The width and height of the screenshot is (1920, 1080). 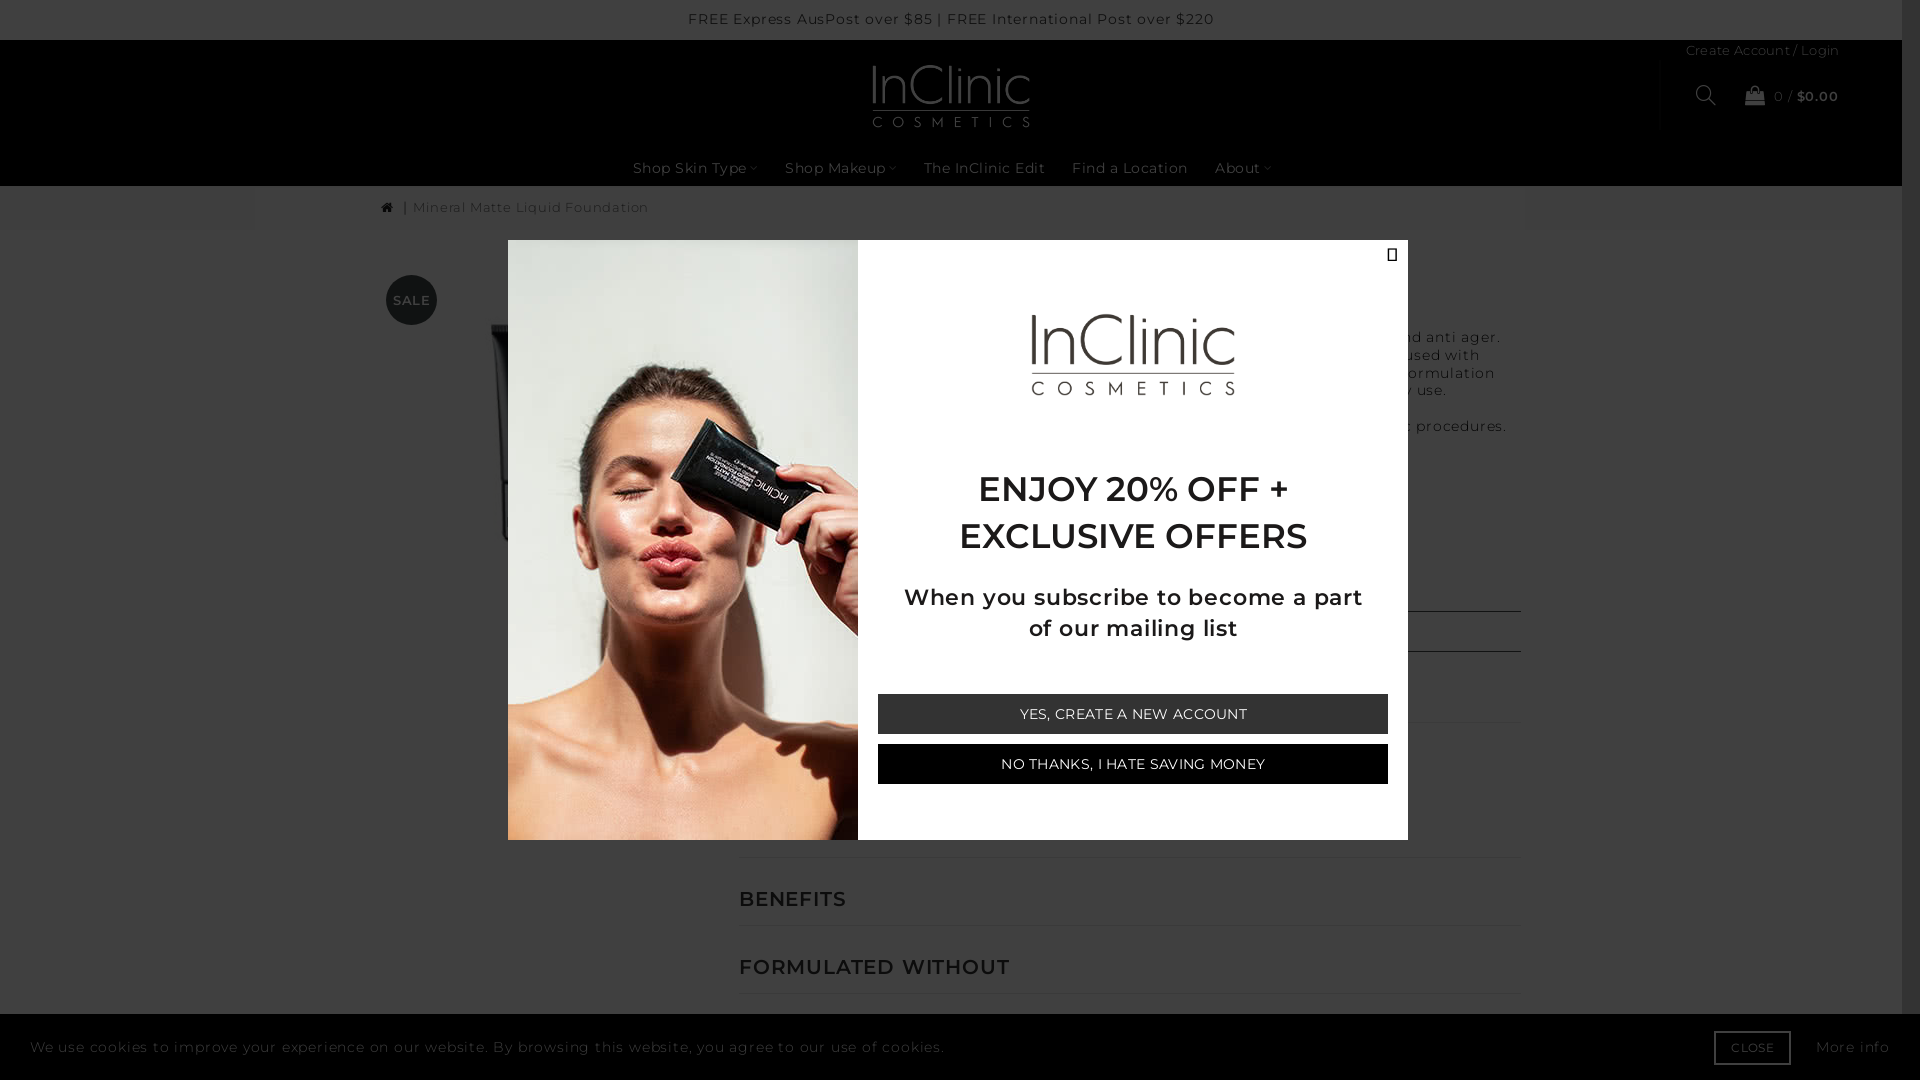 What do you see at coordinates (1762, 49) in the screenshot?
I see `'Create Account / Login'` at bounding box center [1762, 49].